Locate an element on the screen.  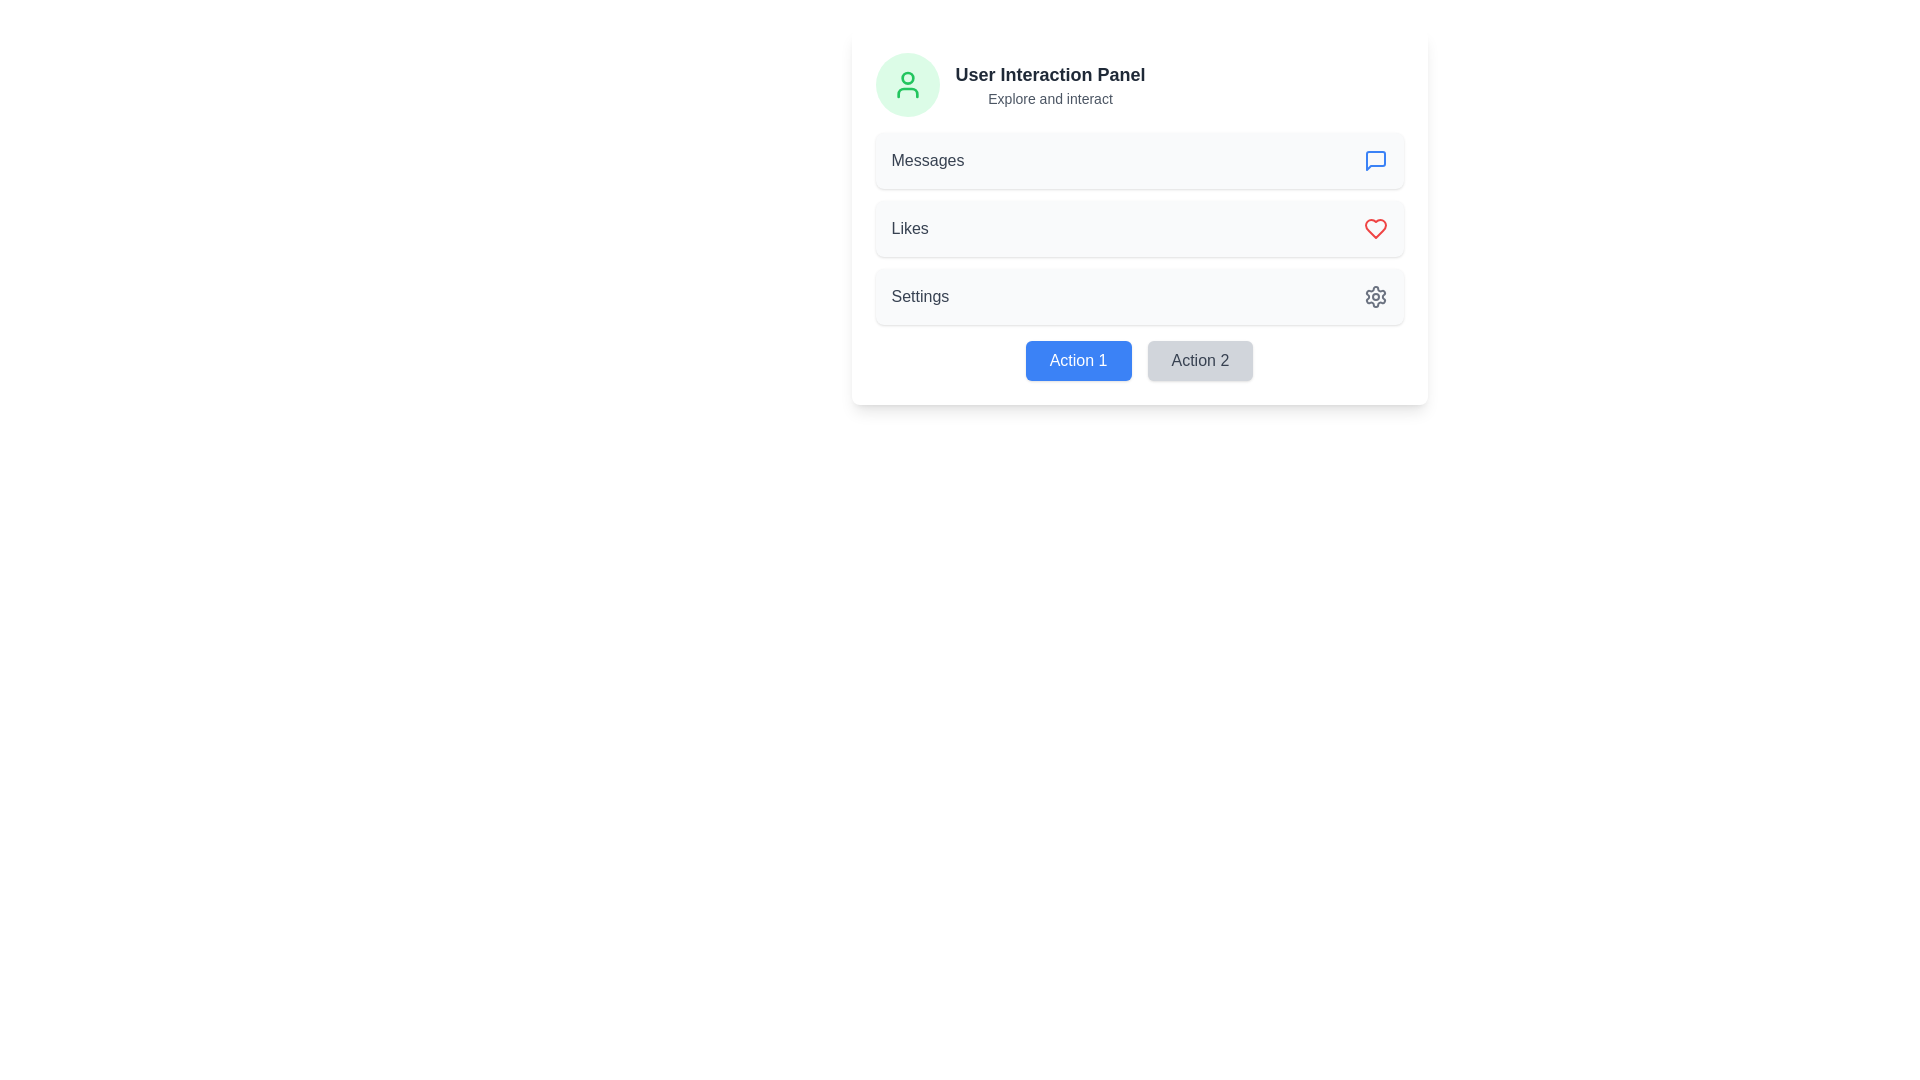
the Text label which serves as a heading for the panel below it, providing context to users about the content or functionality present in the interface is located at coordinates (1049, 73).